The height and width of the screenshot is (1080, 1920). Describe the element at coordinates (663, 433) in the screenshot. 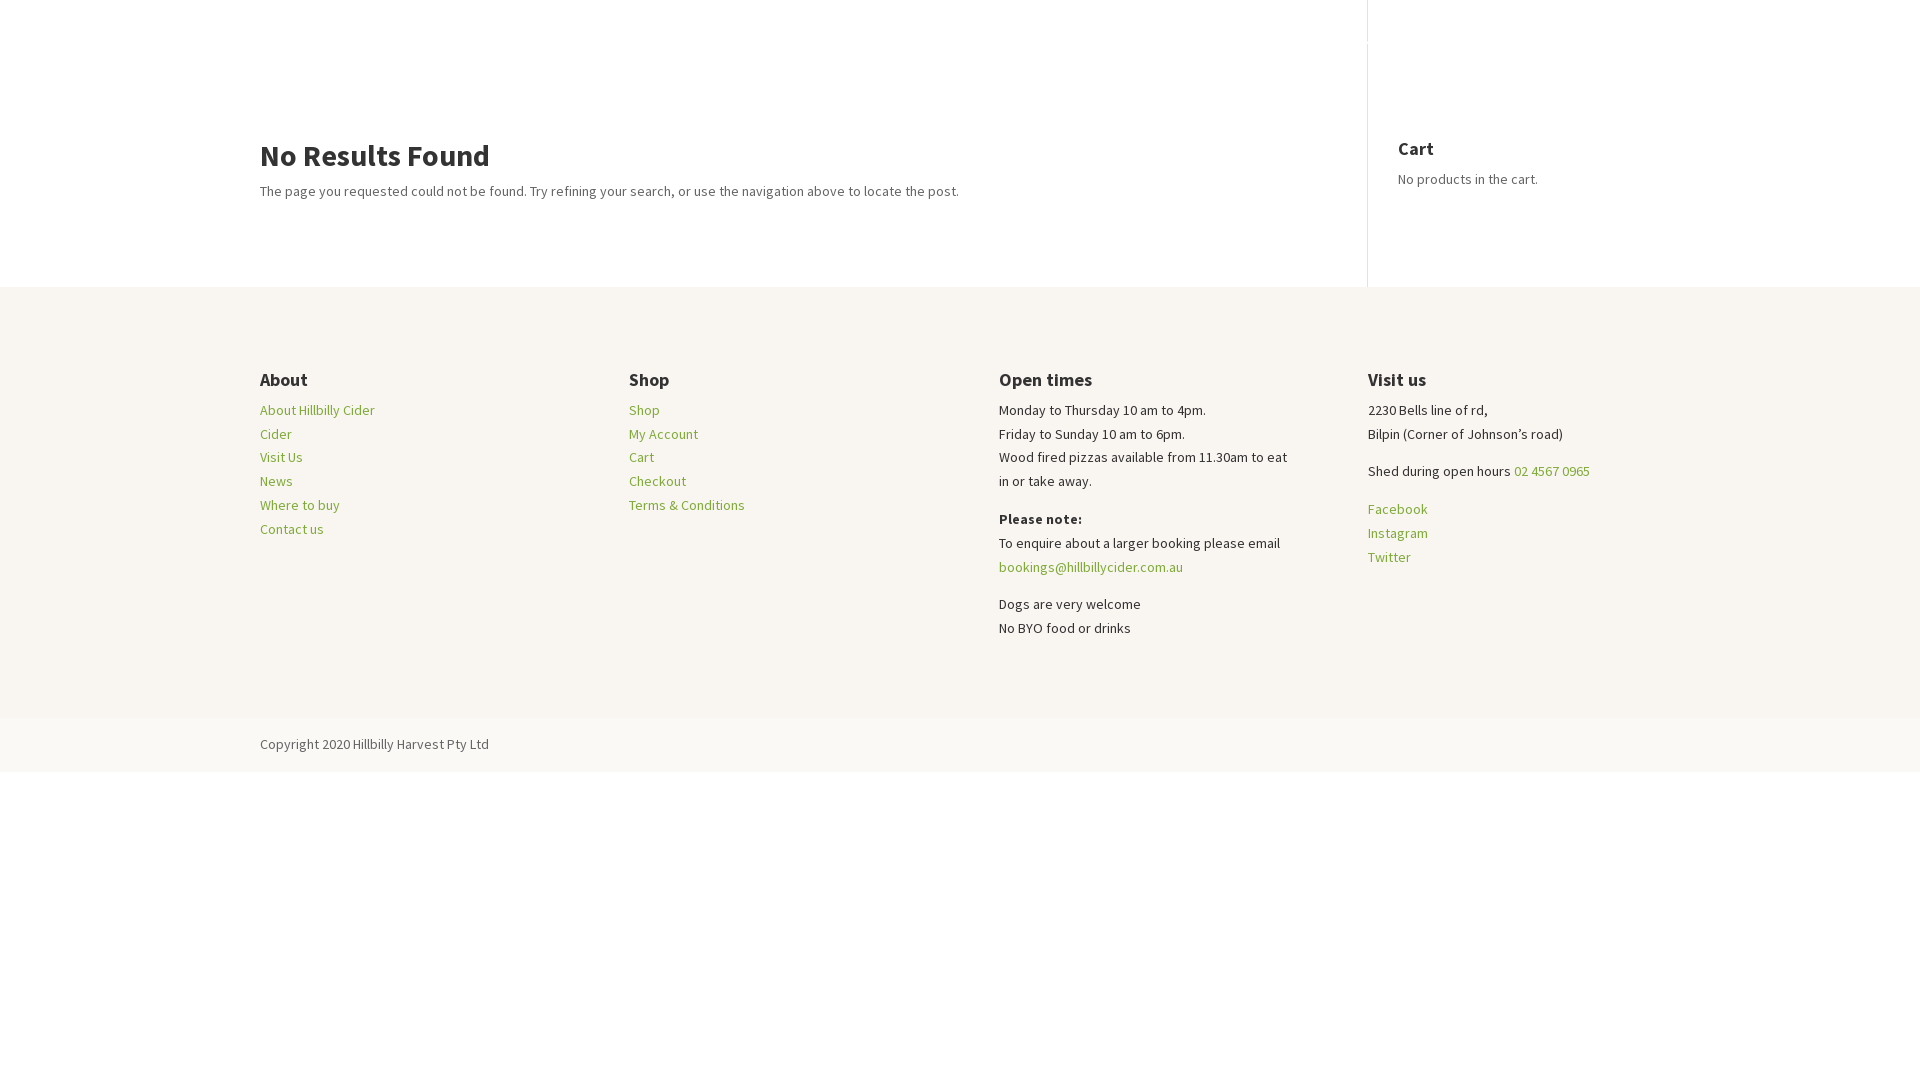

I see `'My Account'` at that location.